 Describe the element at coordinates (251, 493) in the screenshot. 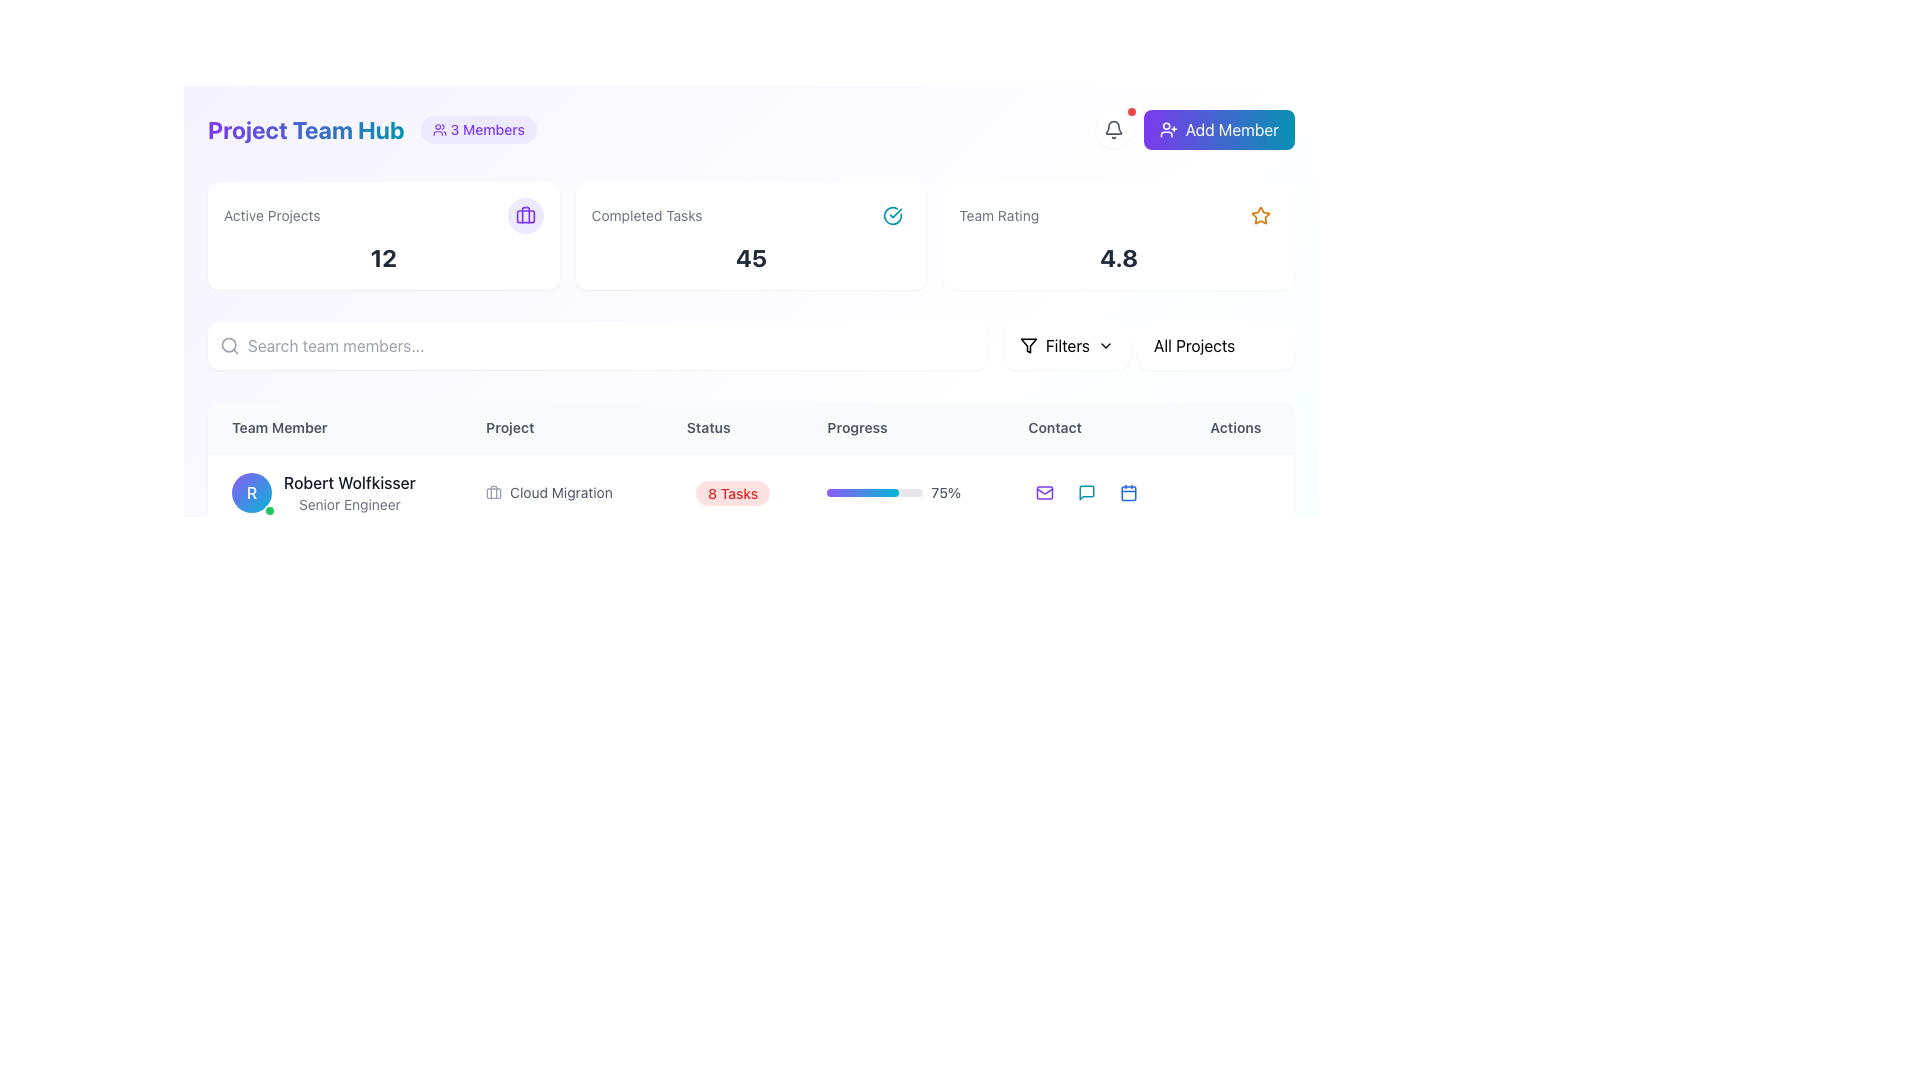

I see `the circular badge with a gradient background and the letter 'R'` at that location.